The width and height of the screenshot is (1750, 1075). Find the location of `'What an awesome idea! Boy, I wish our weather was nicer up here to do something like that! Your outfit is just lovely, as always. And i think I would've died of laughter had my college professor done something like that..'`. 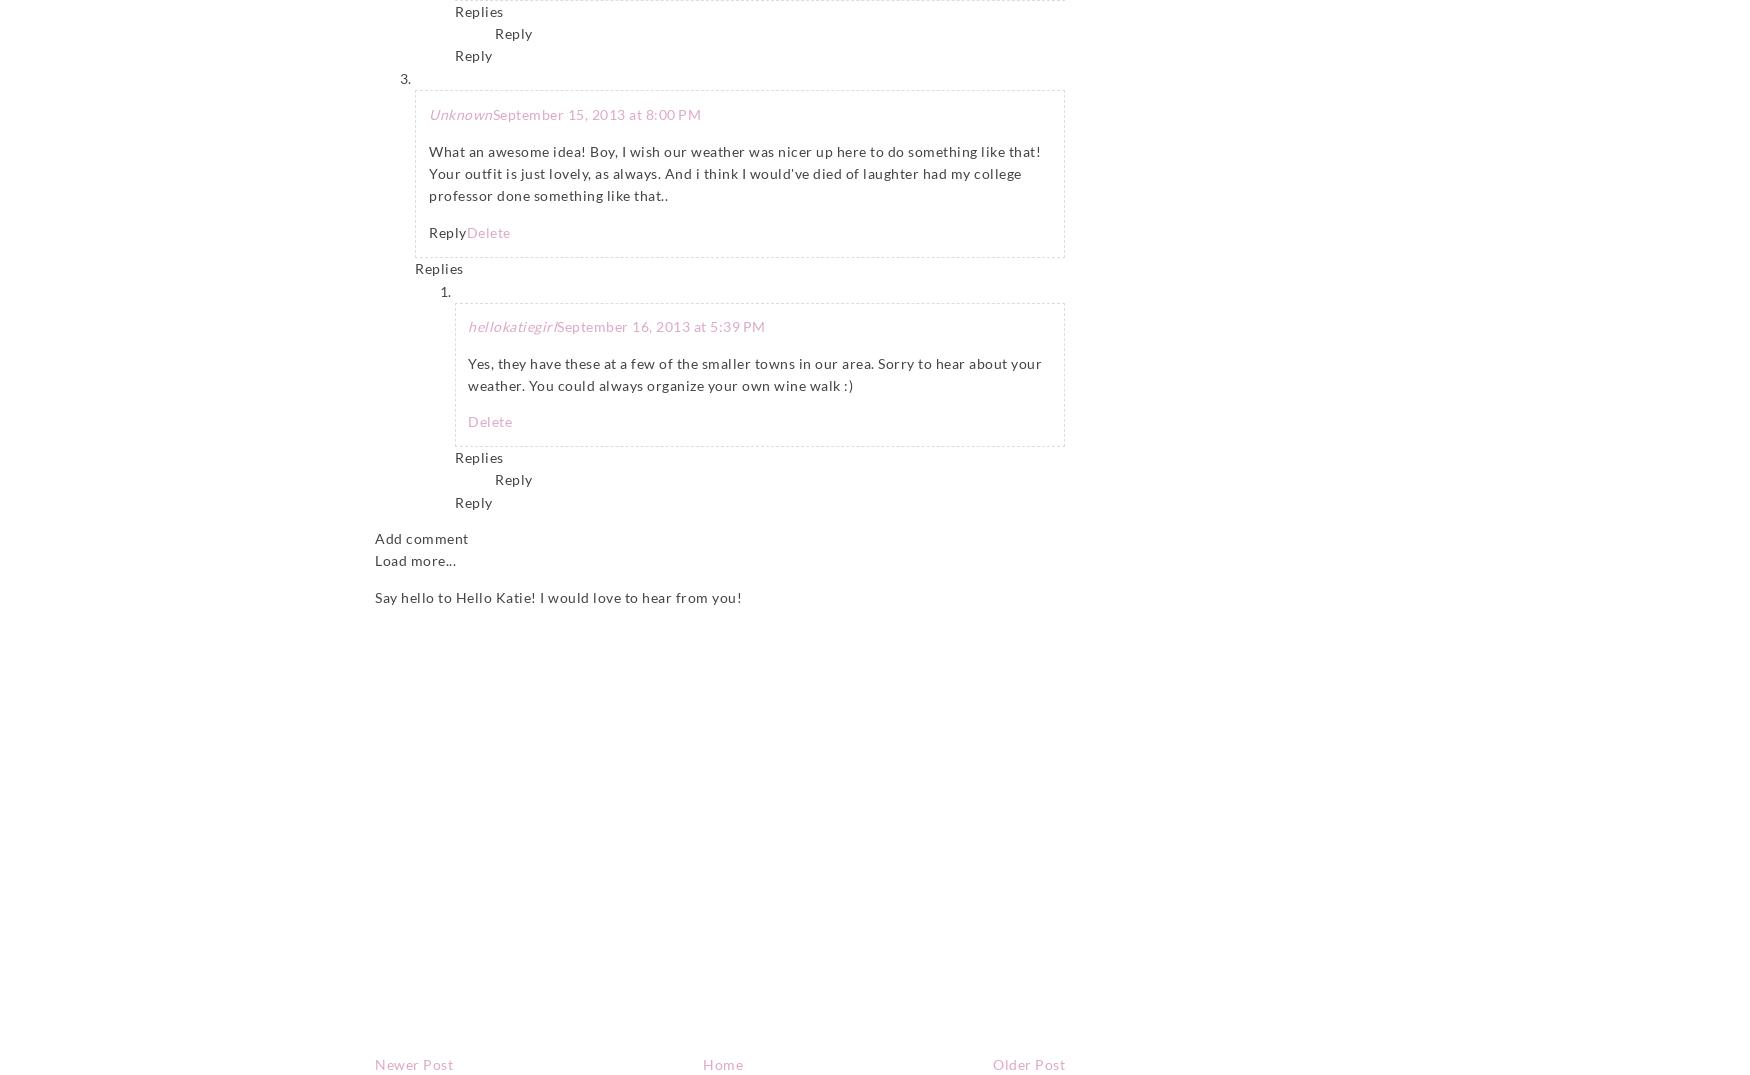

'What an awesome idea! Boy, I wish our weather was nicer up here to do something like that! Your outfit is just lovely, as always. And i think I would've died of laughter had my college professor done something like that..' is located at coordinates (735, 172).